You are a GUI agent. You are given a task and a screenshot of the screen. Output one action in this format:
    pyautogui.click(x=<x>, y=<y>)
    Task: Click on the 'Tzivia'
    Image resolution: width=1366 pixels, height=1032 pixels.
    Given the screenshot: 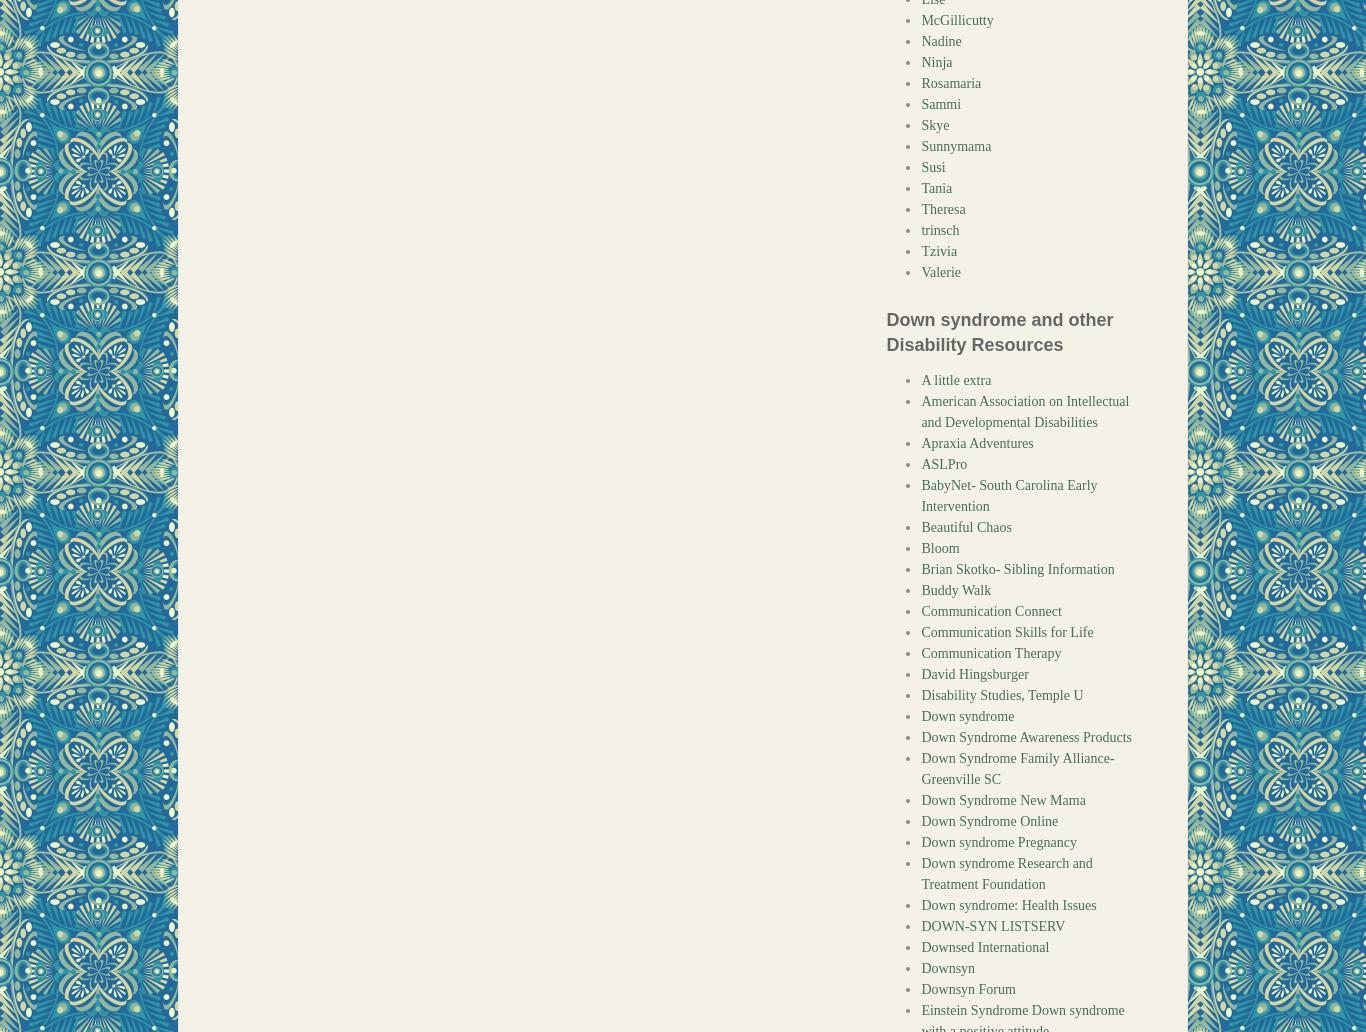 What is the action you would take?
    pyautogui.click(x=938, y=250)
    